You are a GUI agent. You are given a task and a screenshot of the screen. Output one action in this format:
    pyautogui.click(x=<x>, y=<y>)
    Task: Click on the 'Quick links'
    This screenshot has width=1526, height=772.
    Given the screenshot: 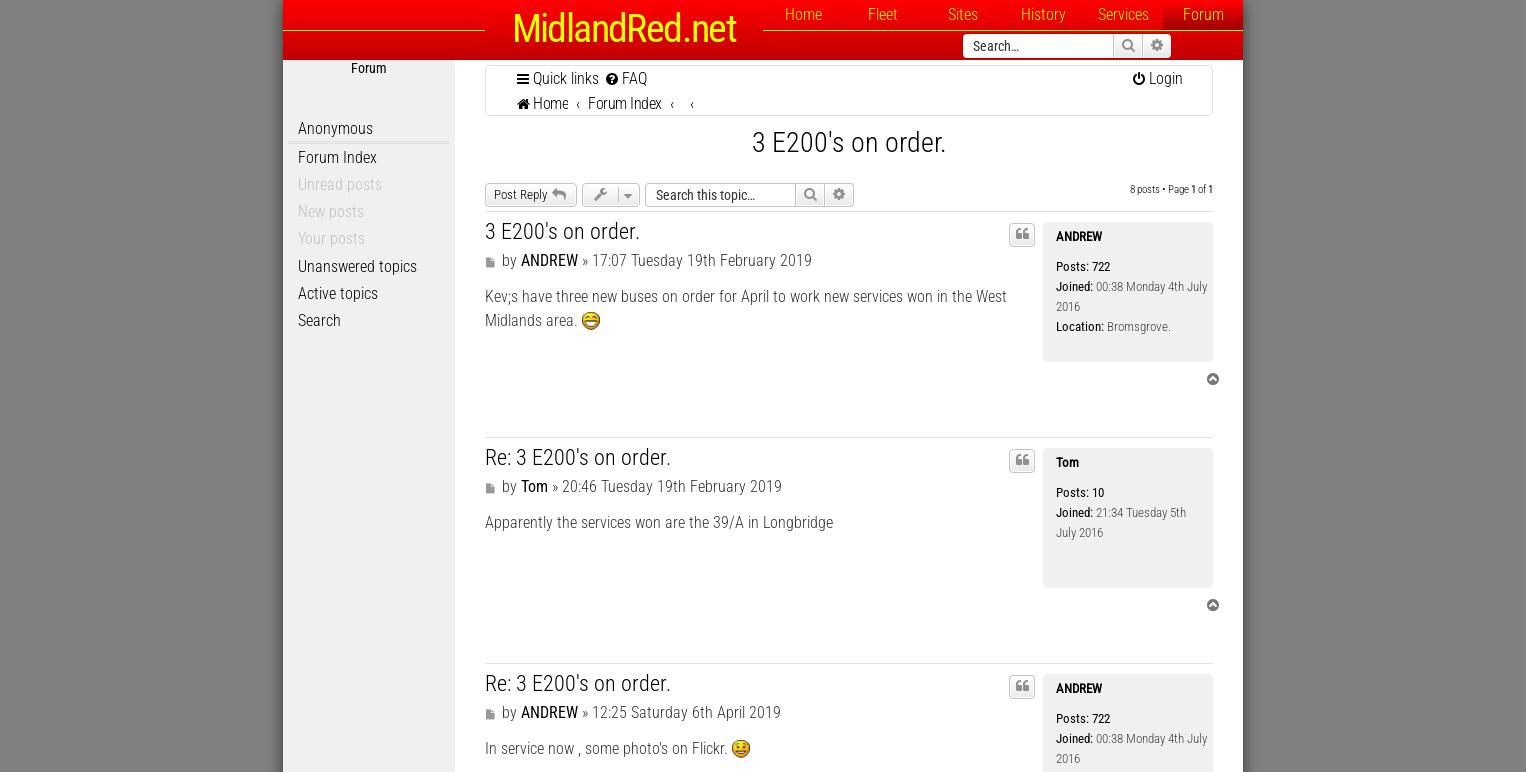 What is the action you would take?
    pyautogui.click(x=564, y=78)
    